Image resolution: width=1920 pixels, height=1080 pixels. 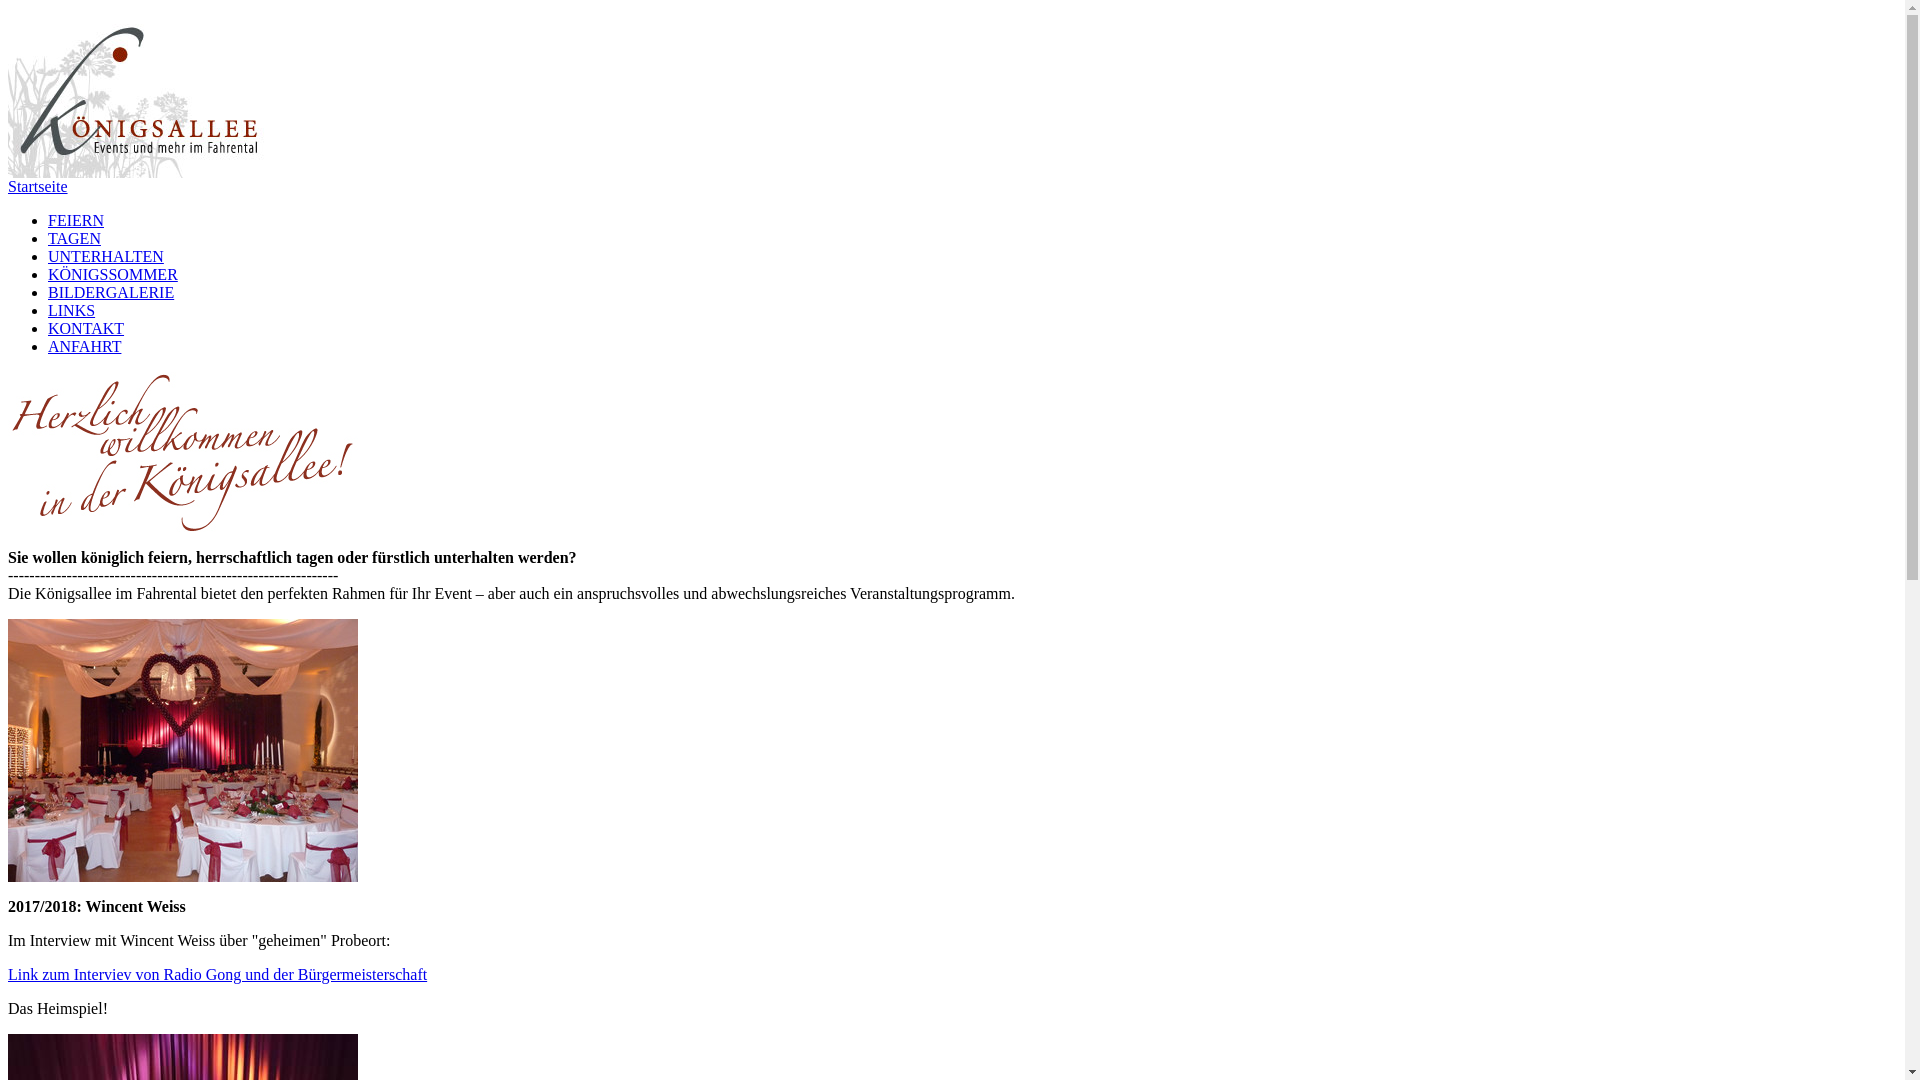 What do you see at coordinates (109, 292) in the screenshot?
I see `'BILDERGALERIE'` at bounding box center [109, 292].